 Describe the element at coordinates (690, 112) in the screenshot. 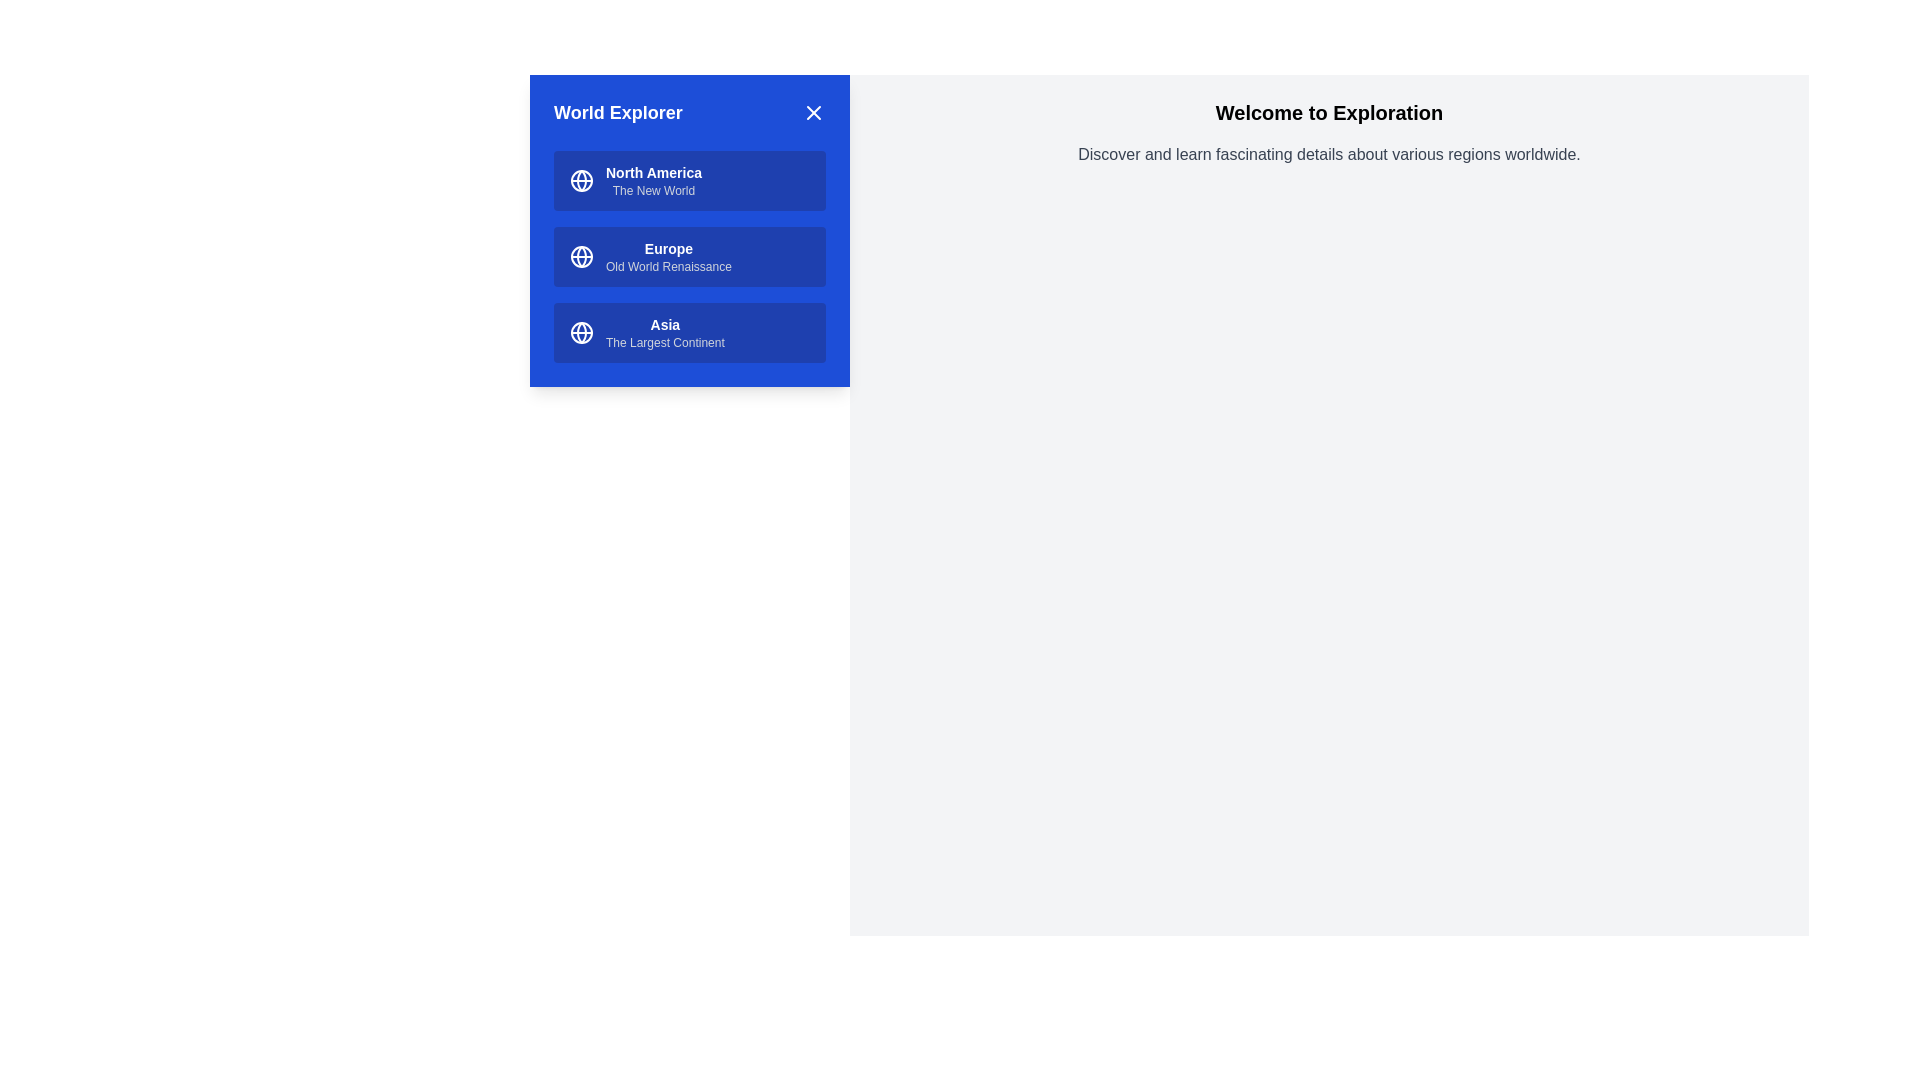

I see `the header text 'World Explorer'` at that location.